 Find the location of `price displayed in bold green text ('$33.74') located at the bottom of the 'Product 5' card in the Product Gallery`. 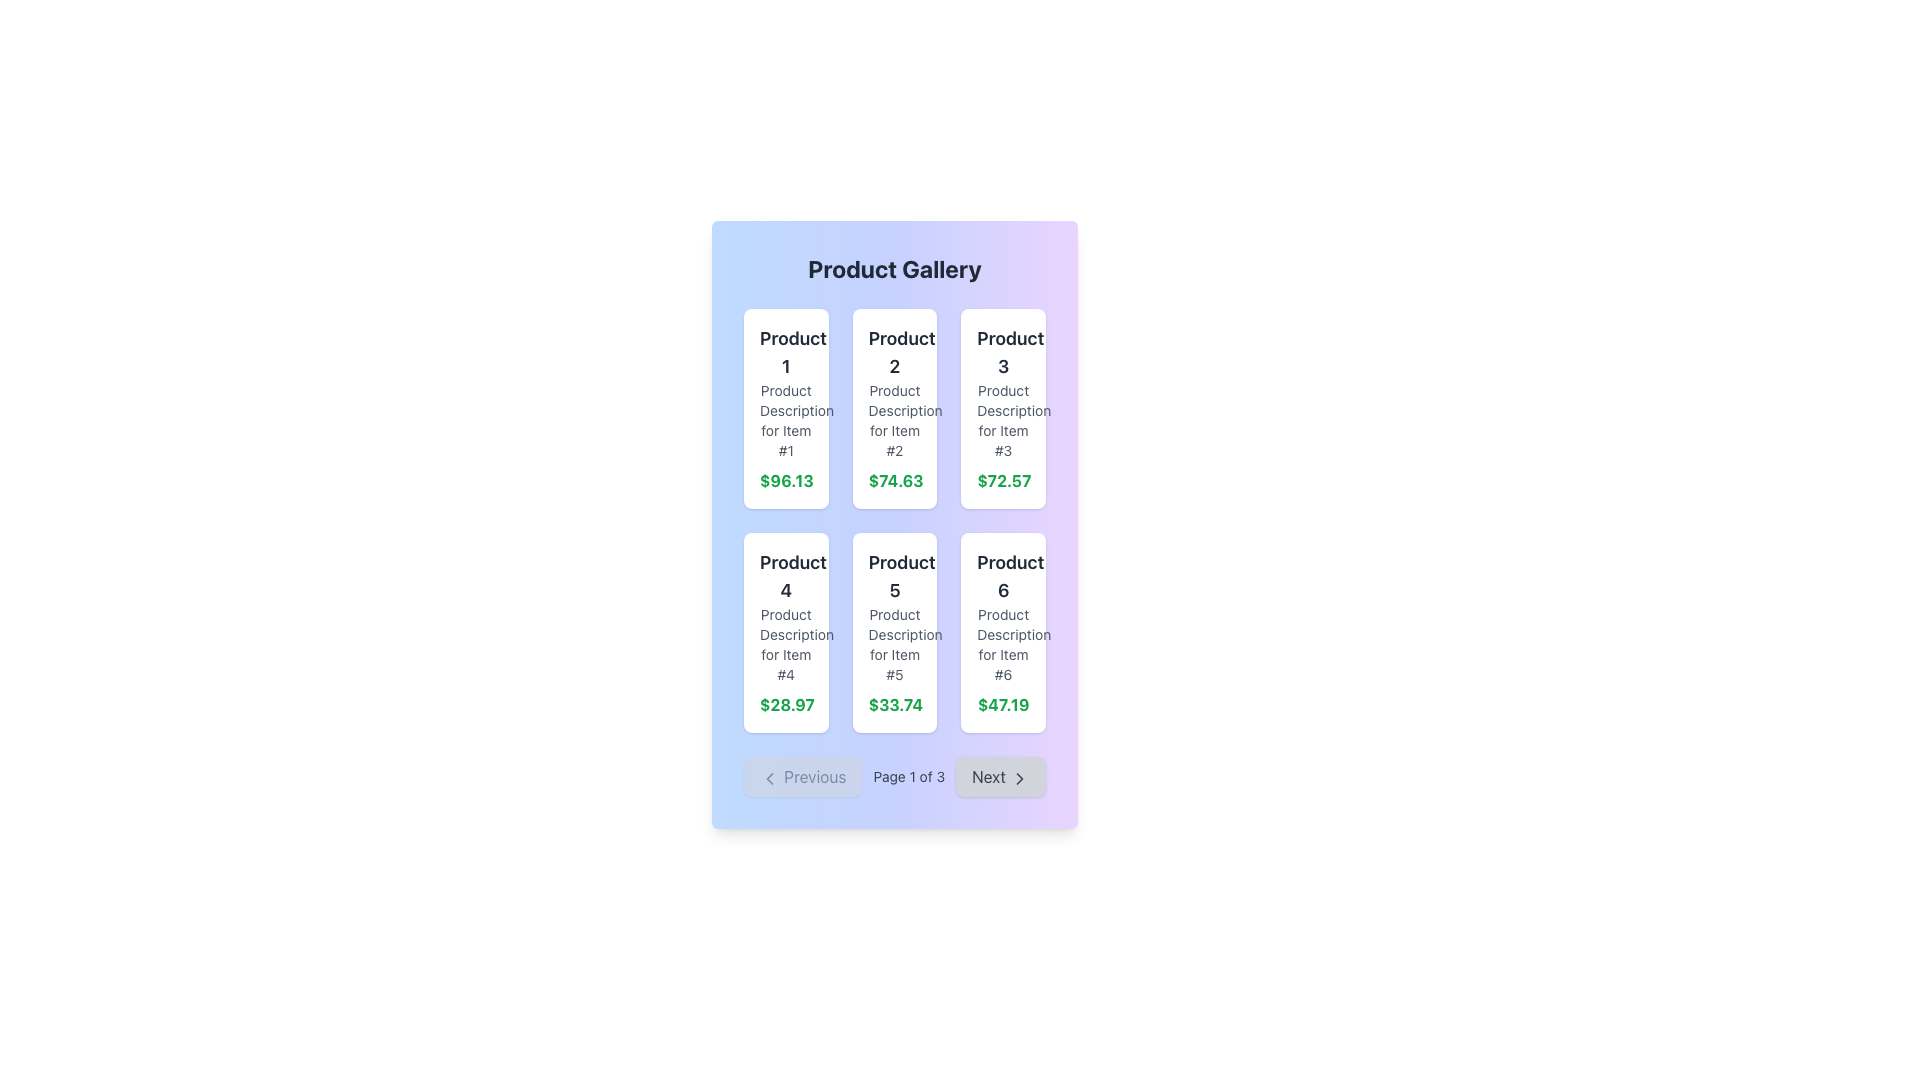

price displayed in bold green text ('$33.74') located at the bottom of the 'Product 5' card in the Product Gallery is located at coordinates (893, 704).